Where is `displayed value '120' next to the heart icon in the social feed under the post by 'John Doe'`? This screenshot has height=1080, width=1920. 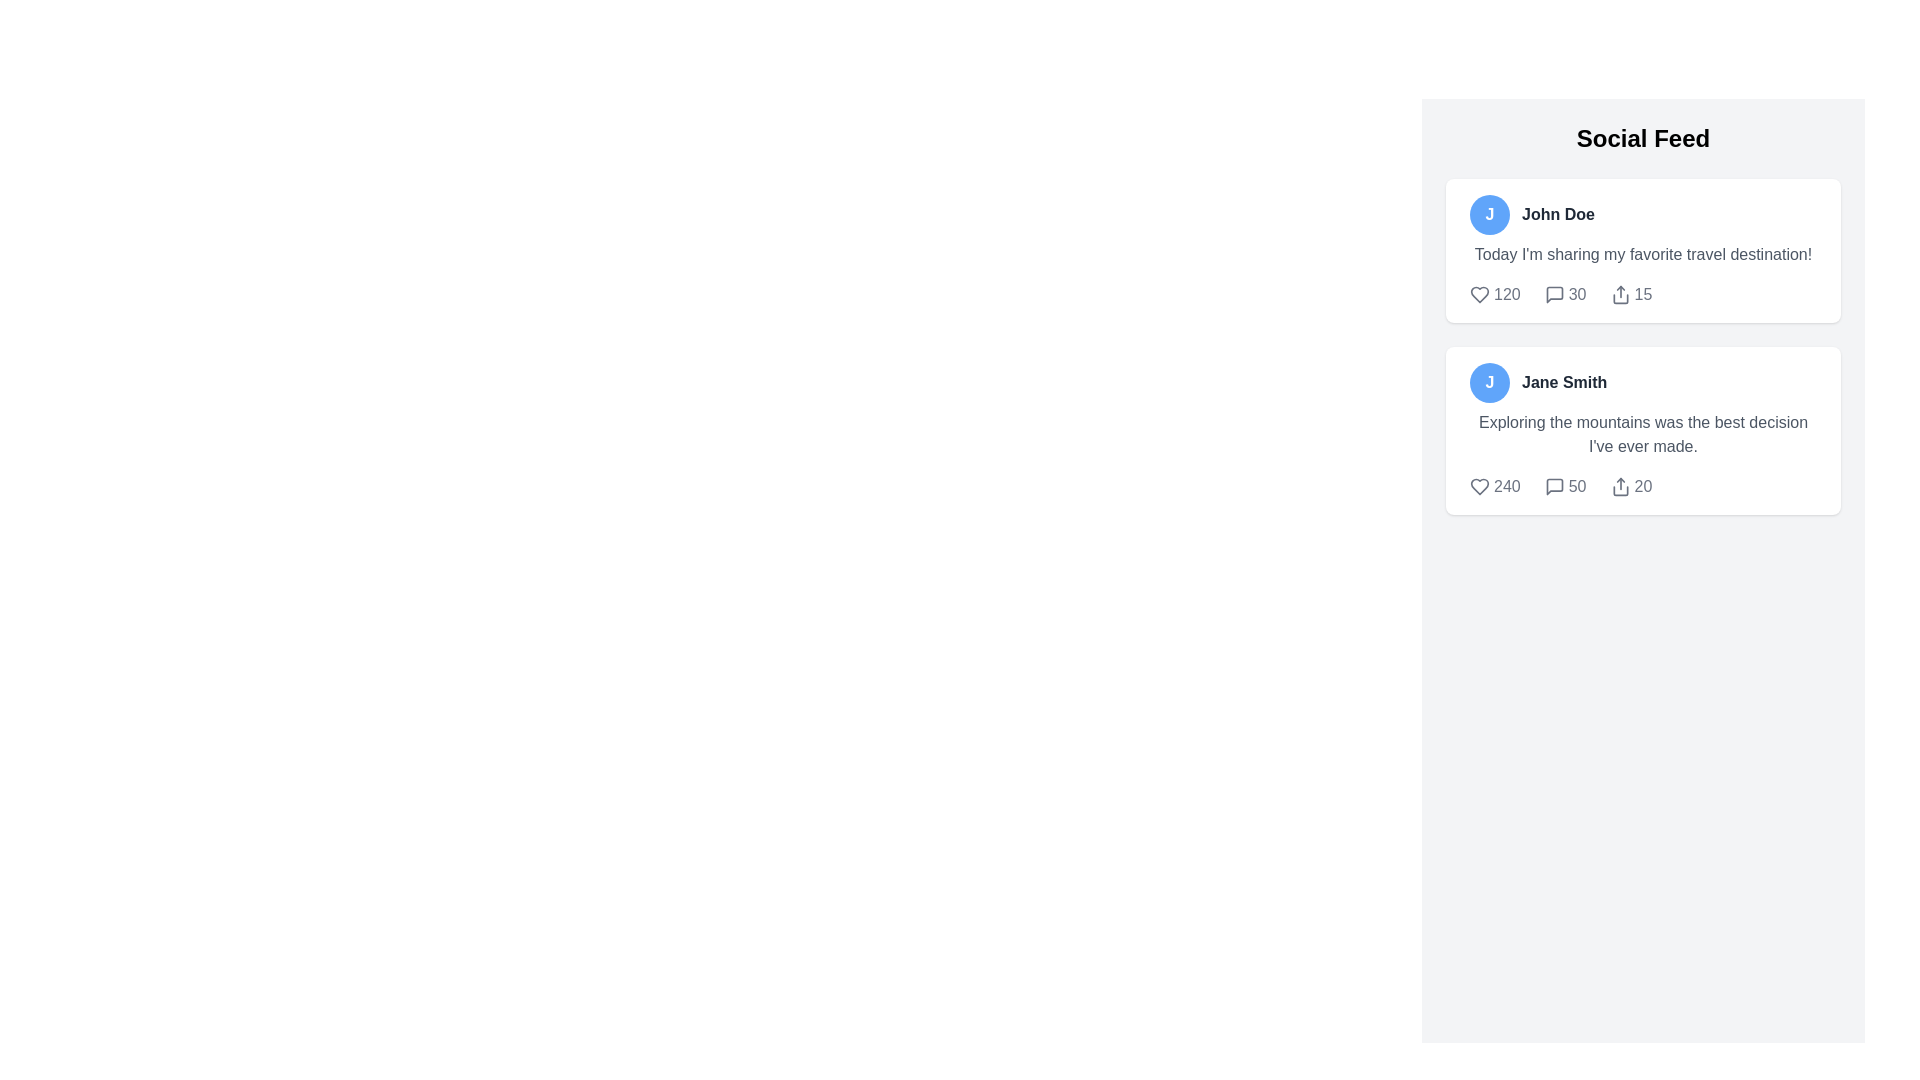
displayed value '120' next to the heart icon in the social feed under the post by 'John Doe' is located at coordinates (1507, 294).